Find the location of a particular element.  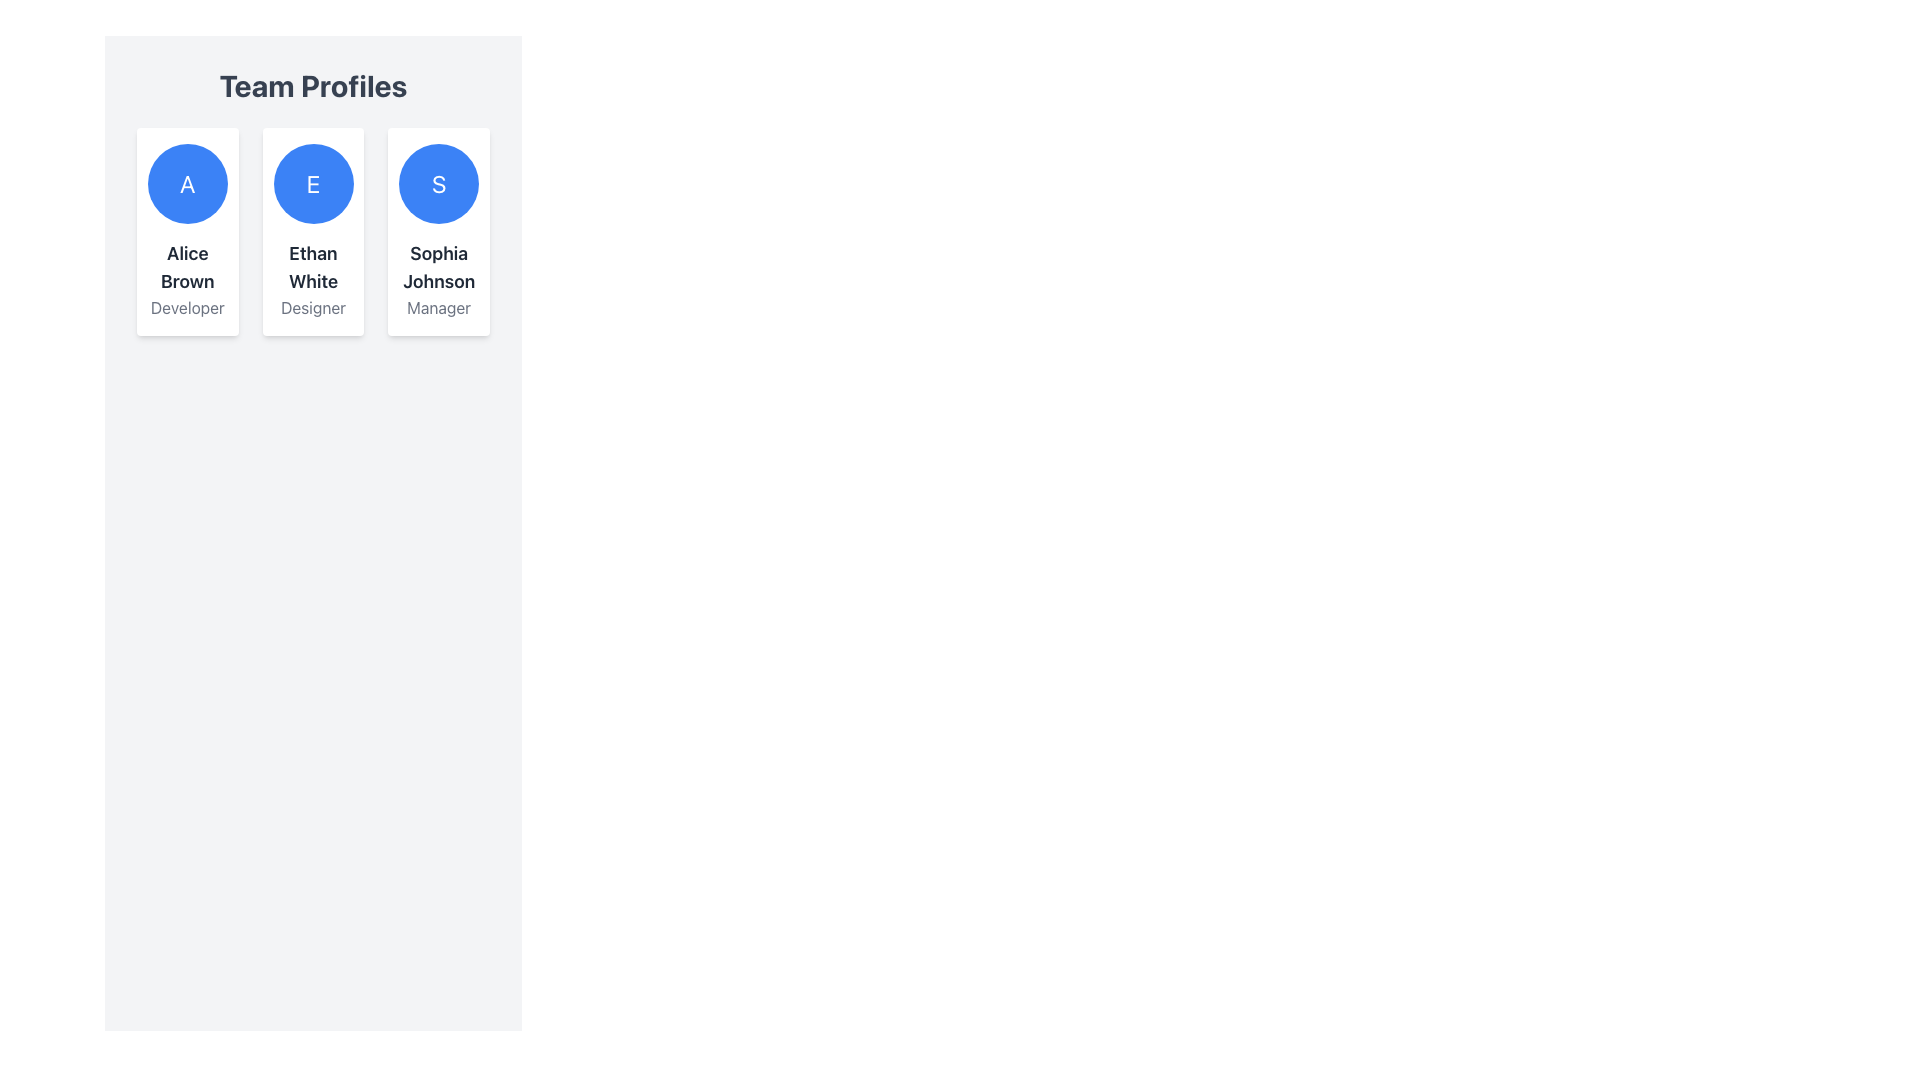

the blue round avatar displaying the letter 'A' is located at coordinates (187, 184).